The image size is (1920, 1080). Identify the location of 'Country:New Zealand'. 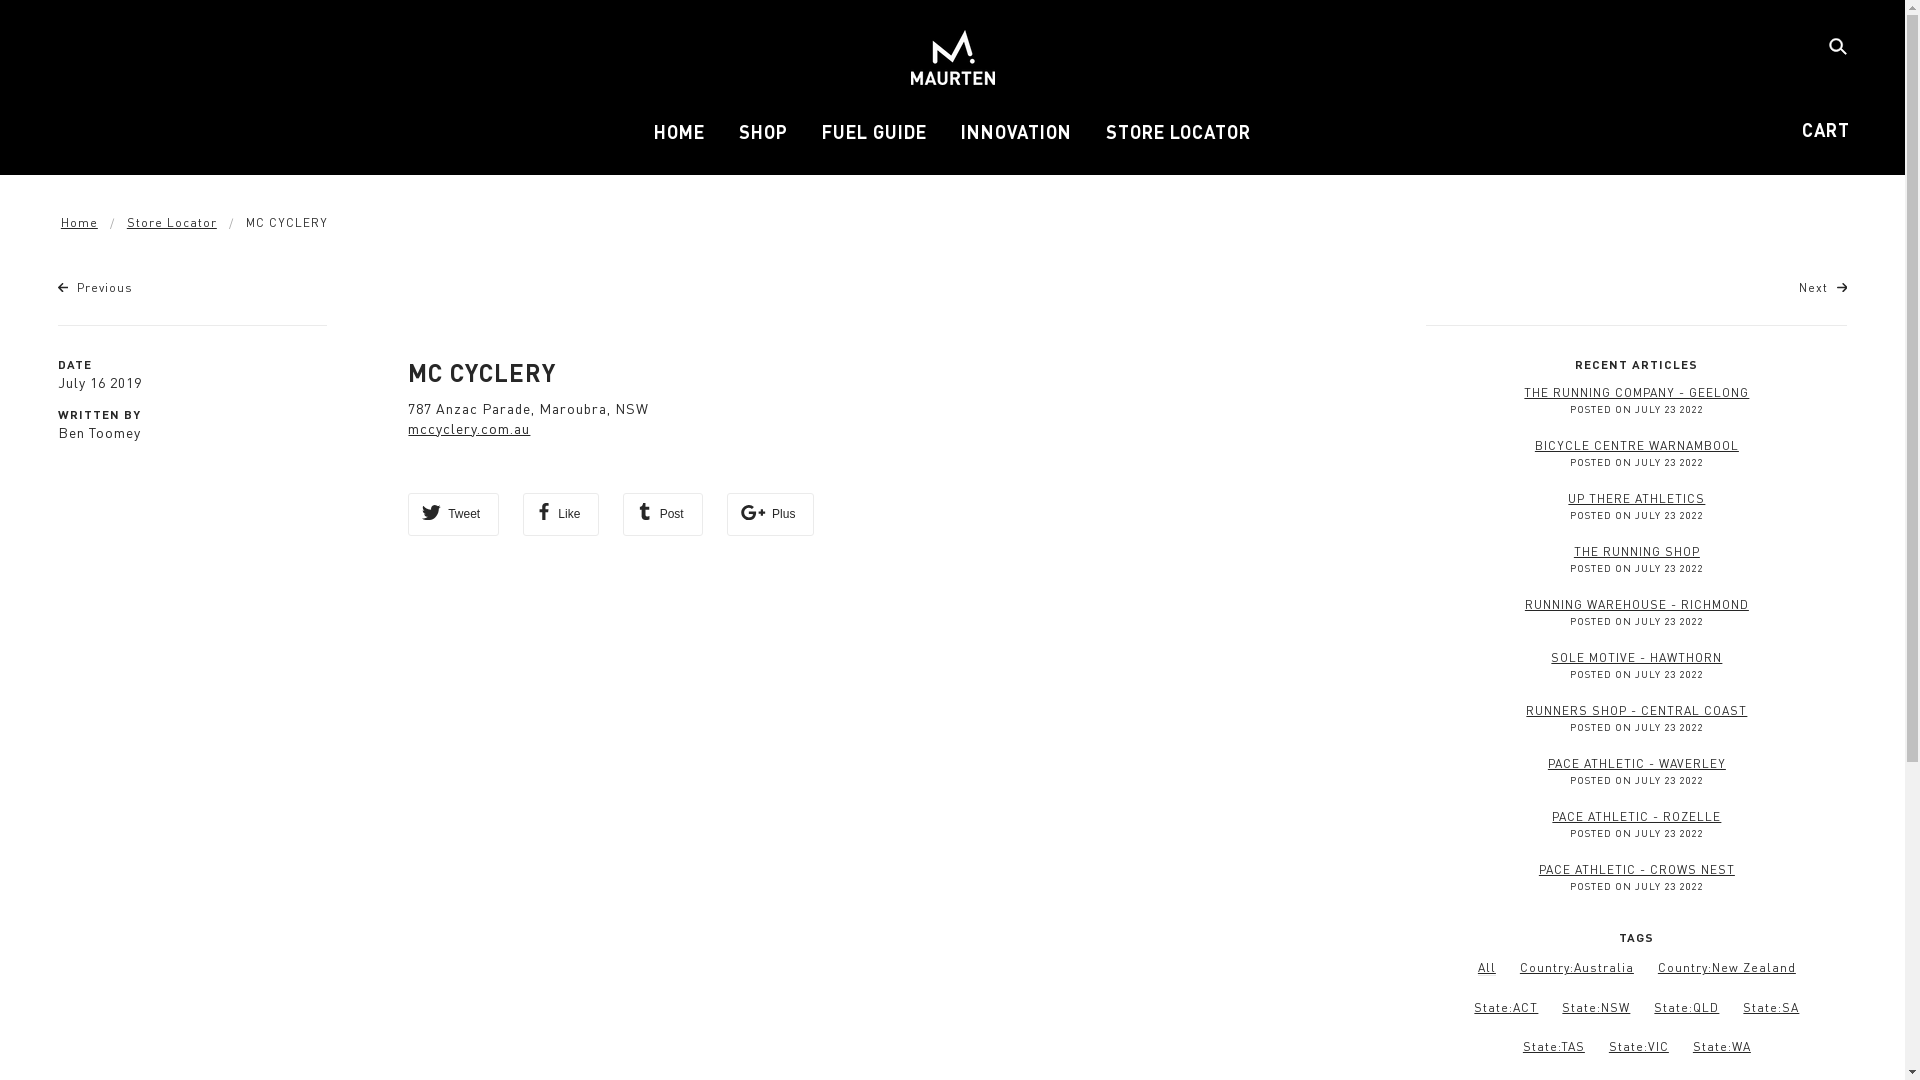
(1657, 966).